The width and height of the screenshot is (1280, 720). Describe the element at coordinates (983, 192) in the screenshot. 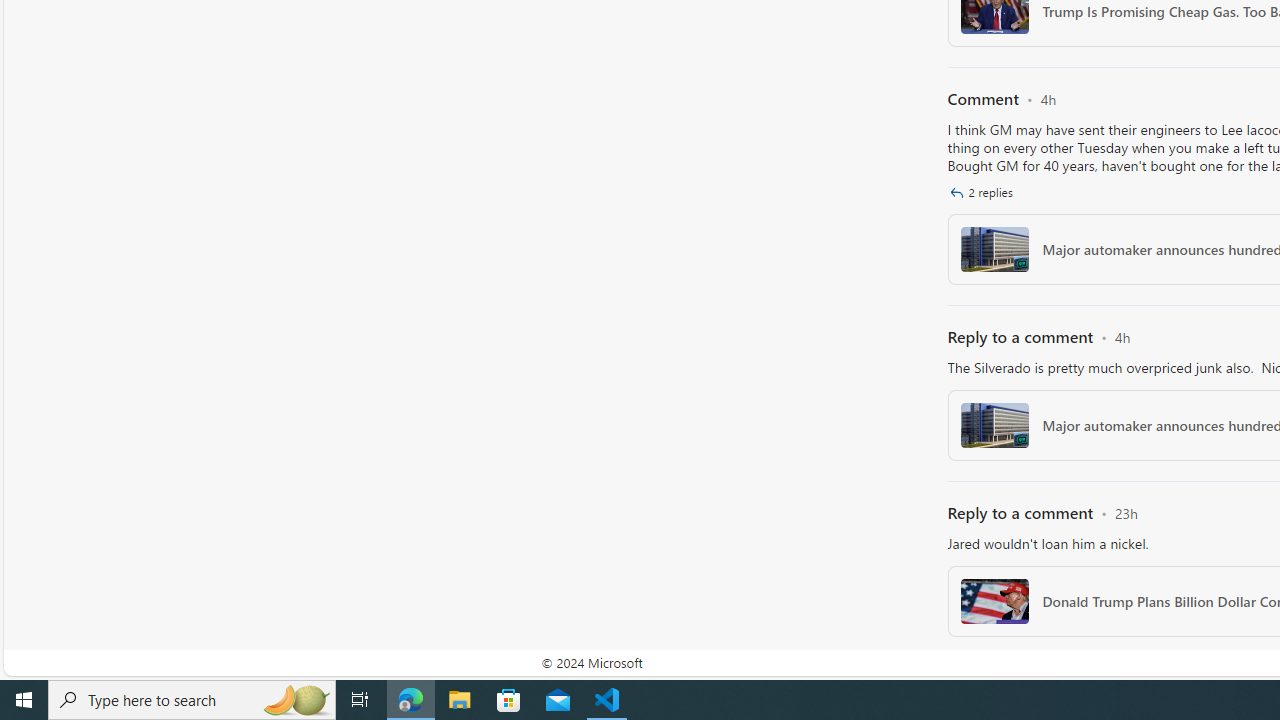

I see `'2 replies'` at that location.